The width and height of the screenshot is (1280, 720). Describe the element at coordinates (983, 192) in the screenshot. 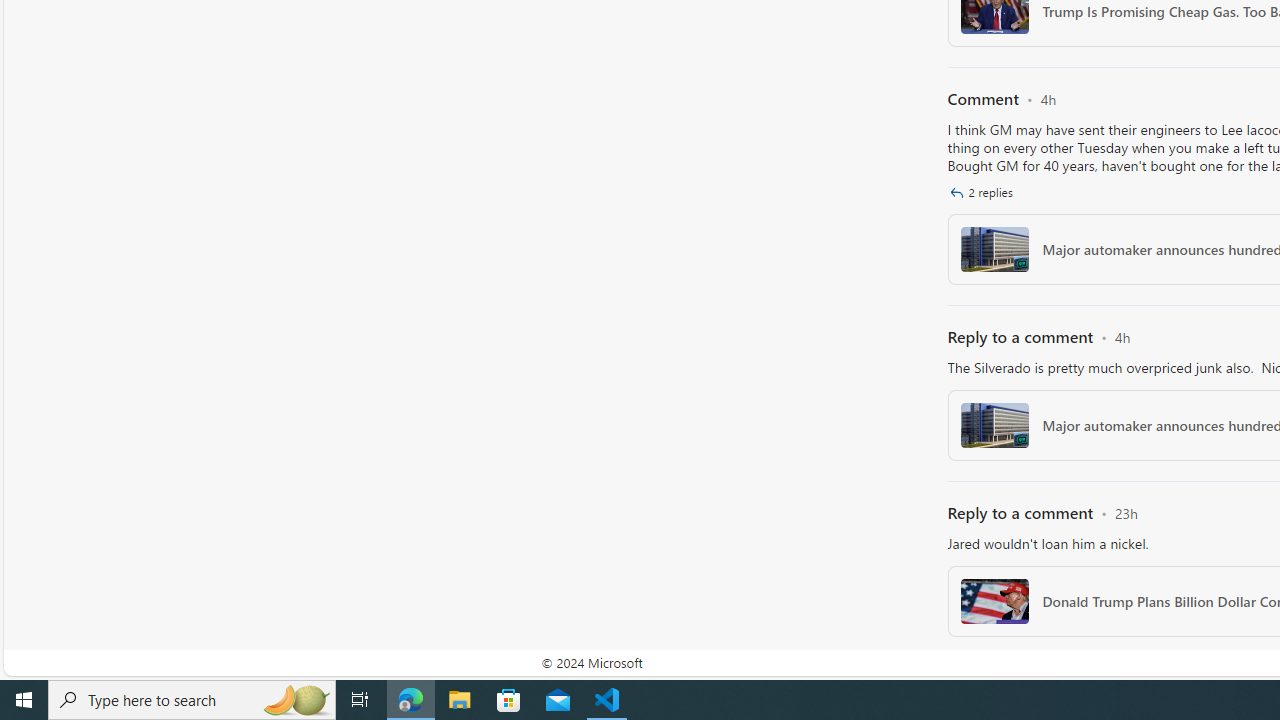

I see `'2 replies'` at that location.